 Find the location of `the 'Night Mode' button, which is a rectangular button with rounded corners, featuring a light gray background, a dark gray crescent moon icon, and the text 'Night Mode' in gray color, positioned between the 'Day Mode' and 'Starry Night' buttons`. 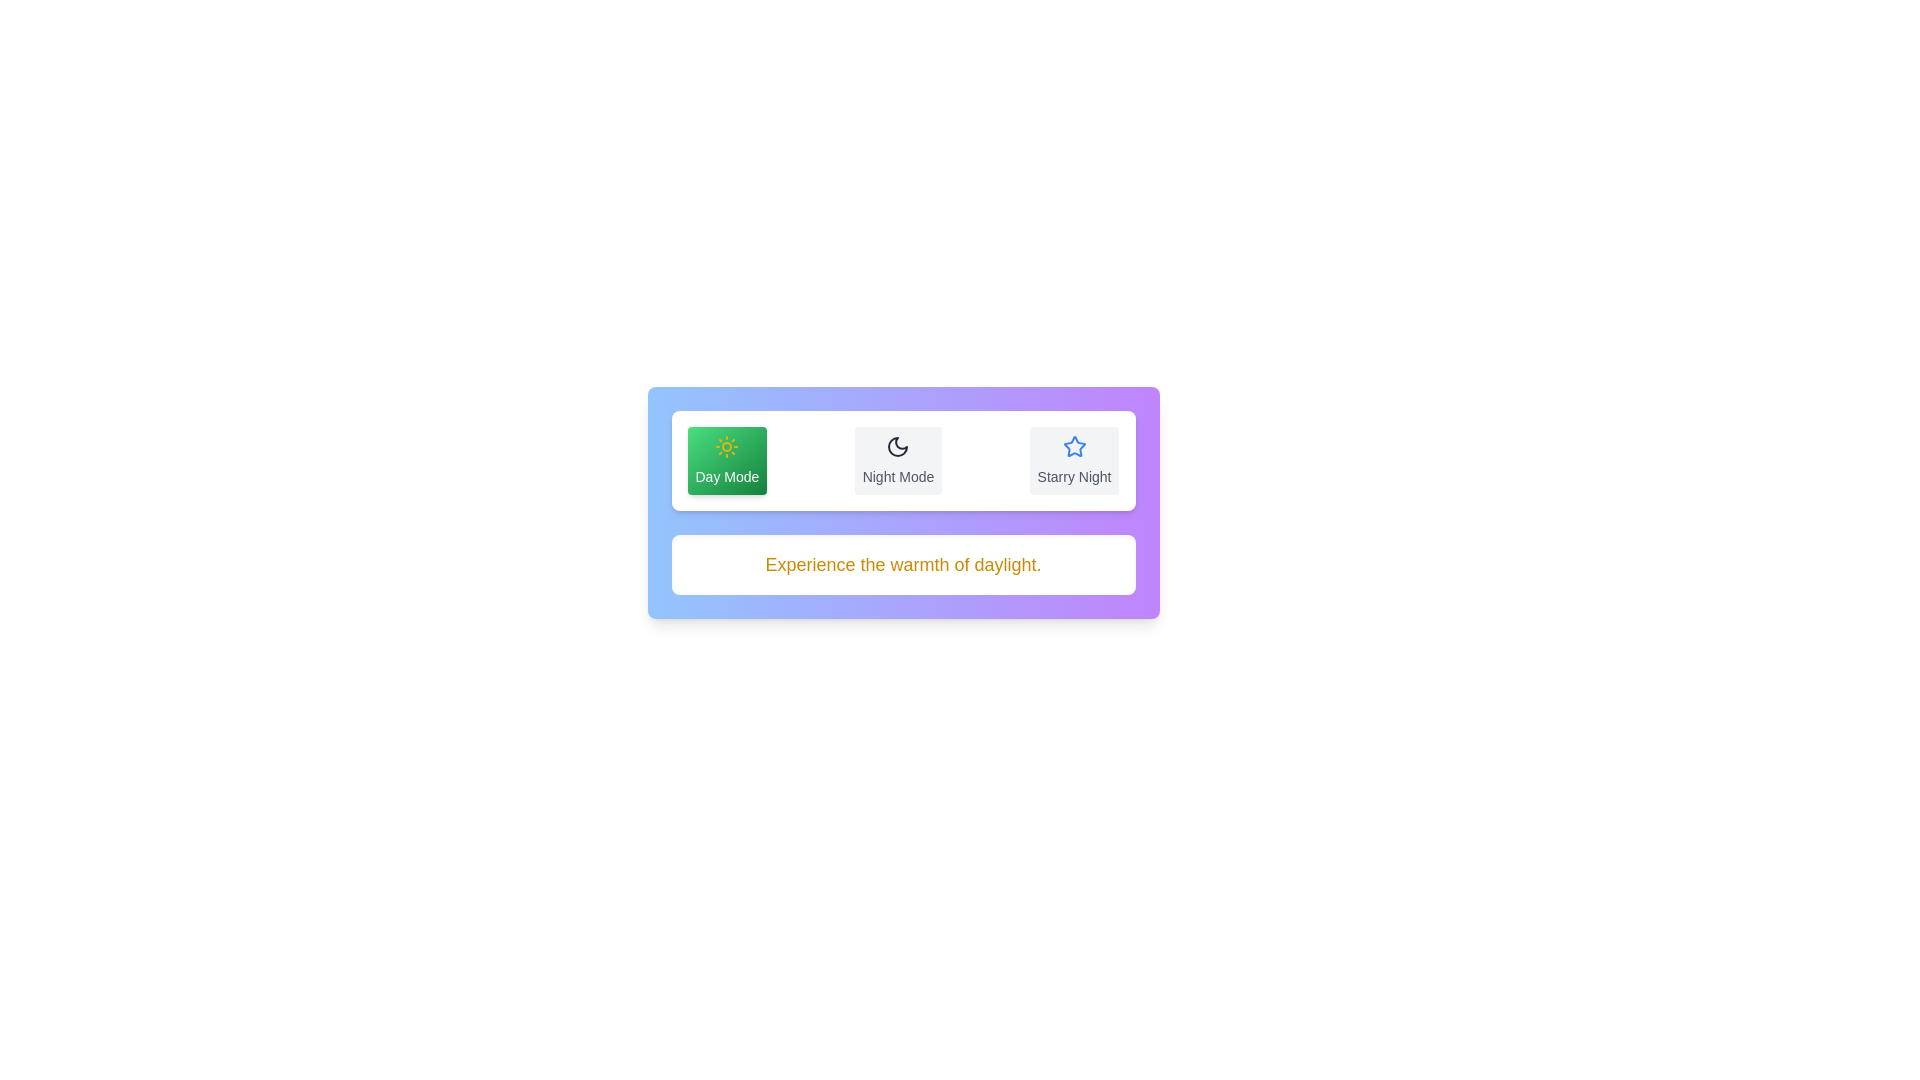

the 'Night Mode' button, which is a rectangular button with rounded corners, featuring a light gray background, a dark gray crescent moon icon, and the text 'Night Mode' in gray color, positioned between the 'Day Mode' and 'Starry Night' buttons is located at coordinates (897, 461).